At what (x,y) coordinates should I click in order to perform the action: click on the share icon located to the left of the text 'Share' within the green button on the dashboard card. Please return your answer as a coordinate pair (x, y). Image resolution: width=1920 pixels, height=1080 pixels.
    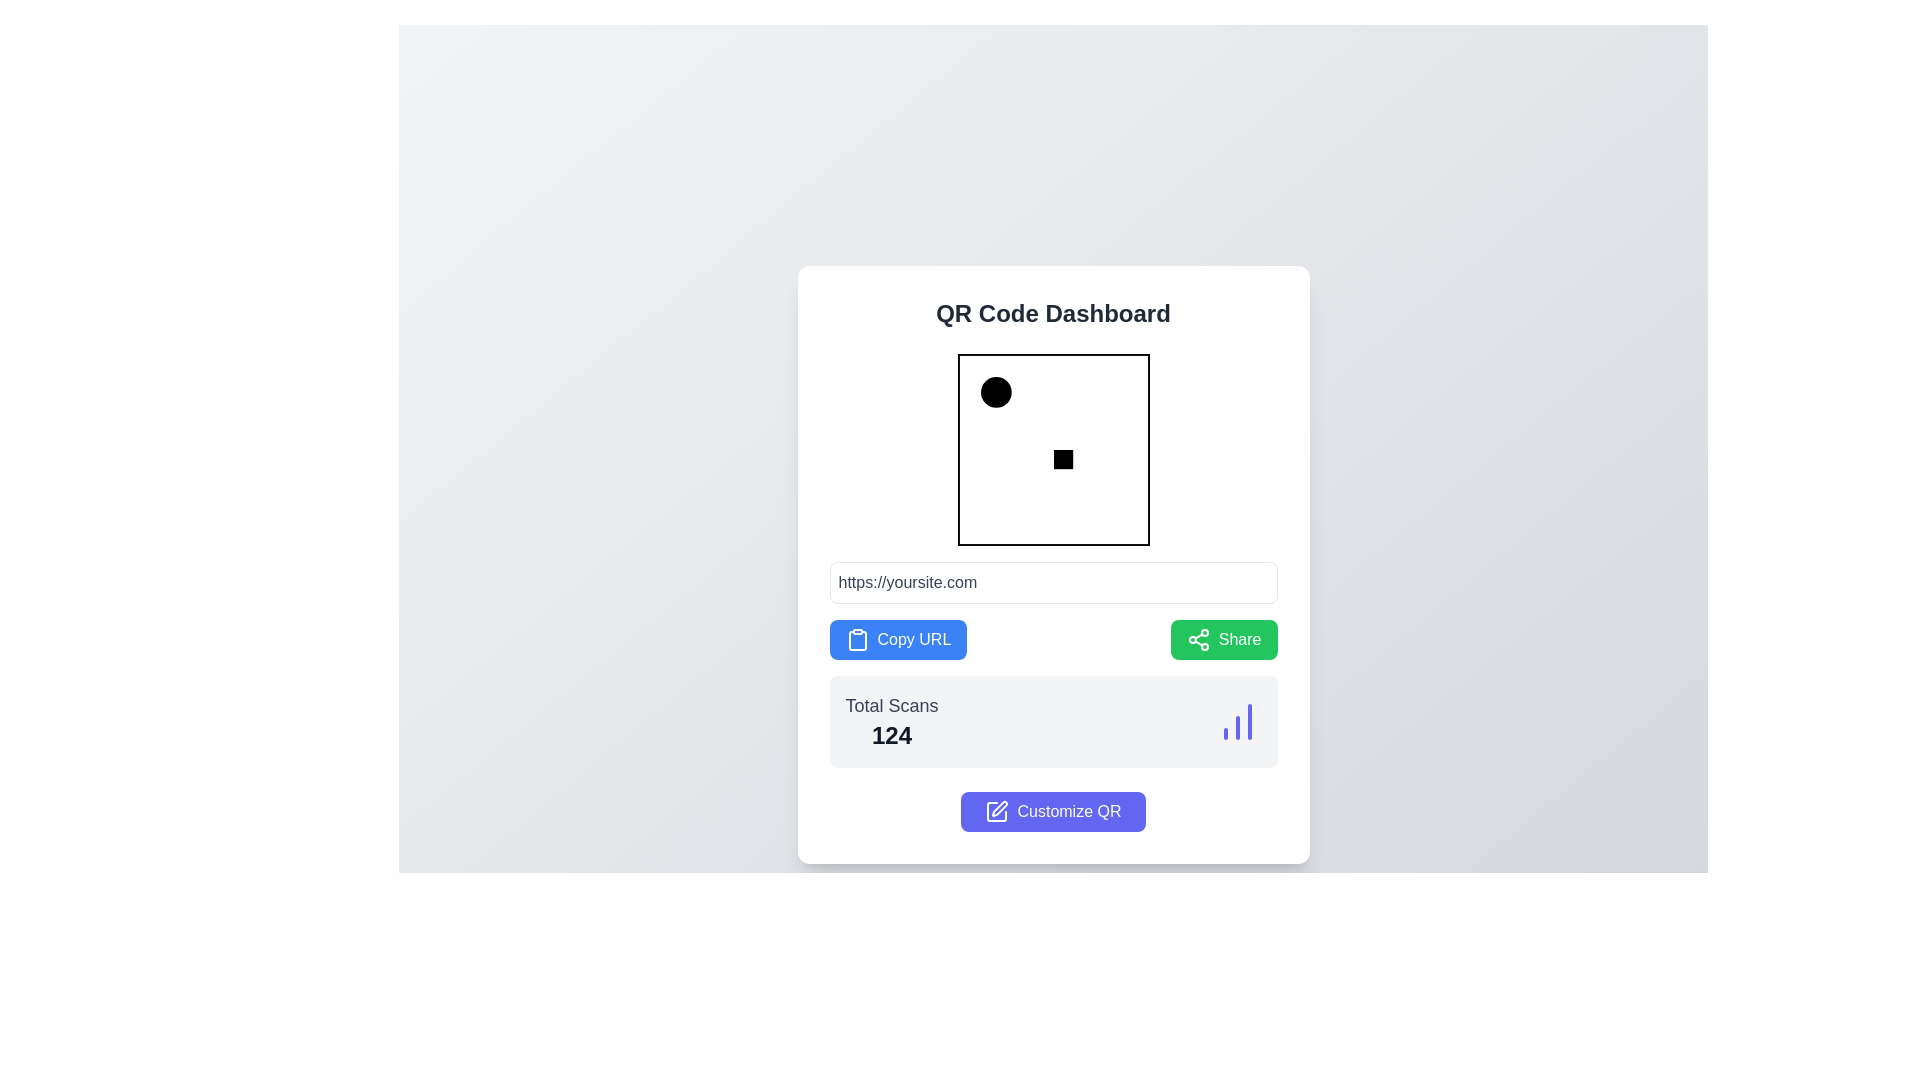
    Looking at the image, I should click on (1198, 640).